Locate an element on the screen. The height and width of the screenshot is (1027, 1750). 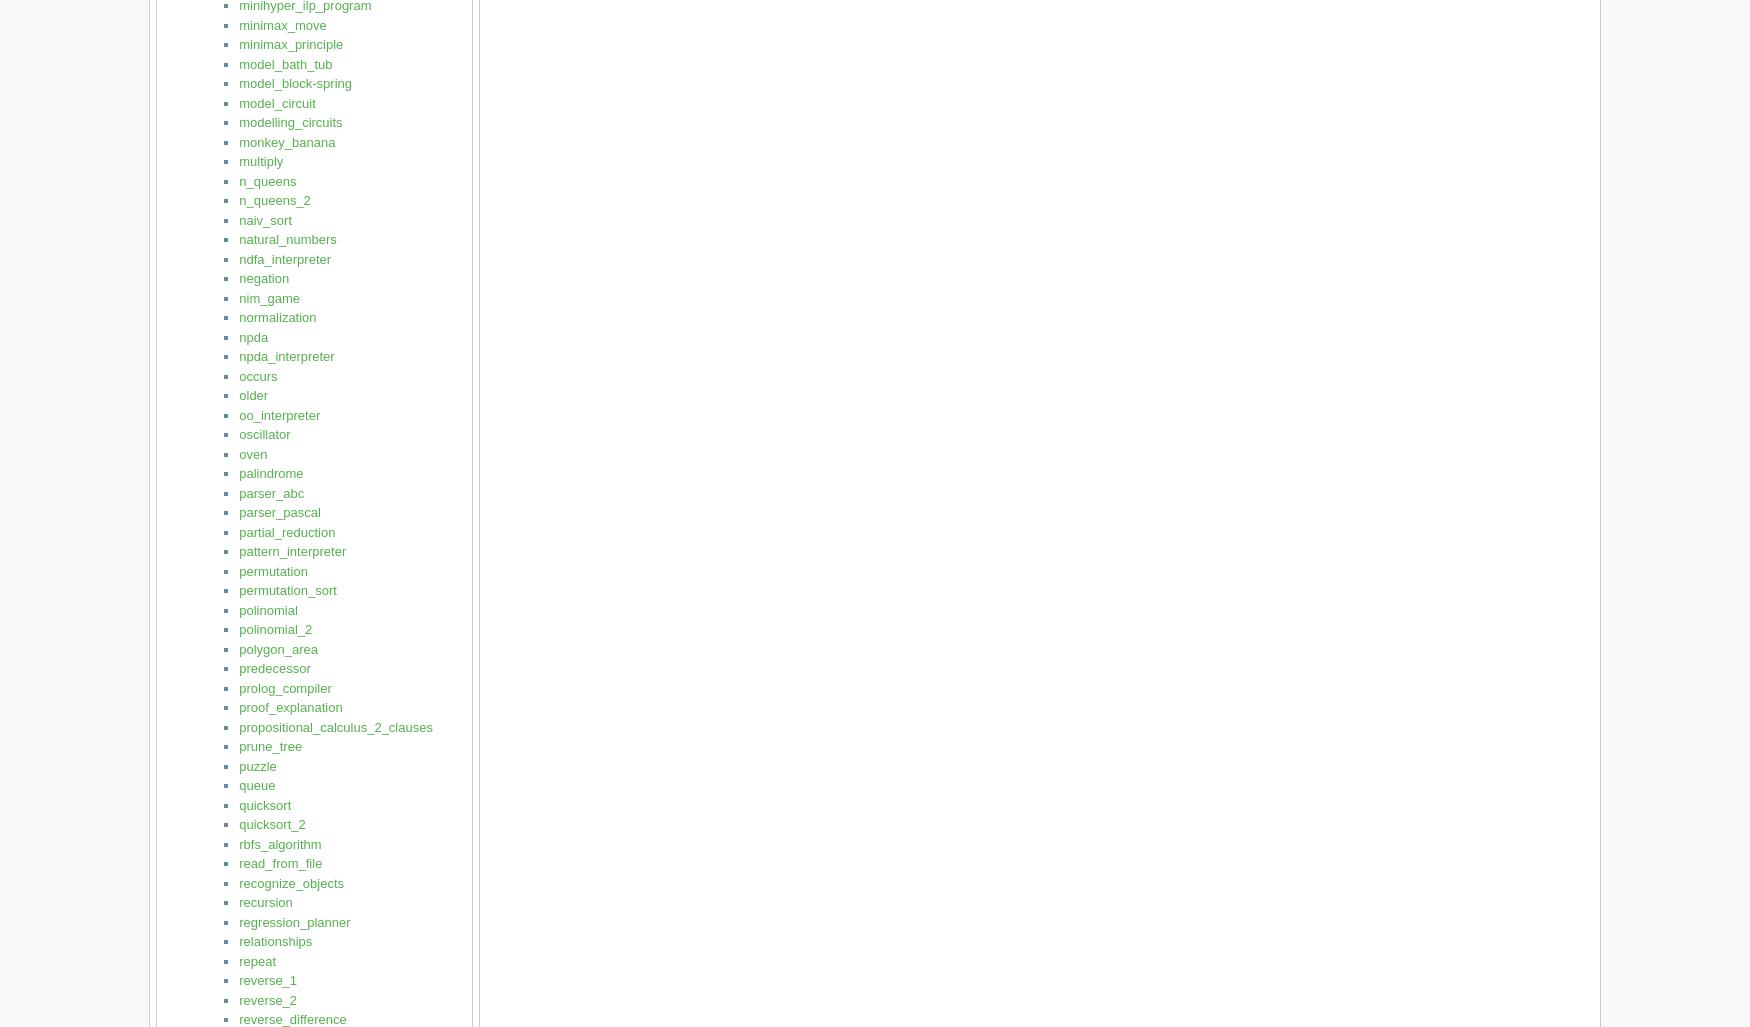
'rbfs_algorithm' is located at coordinates (279, 843).